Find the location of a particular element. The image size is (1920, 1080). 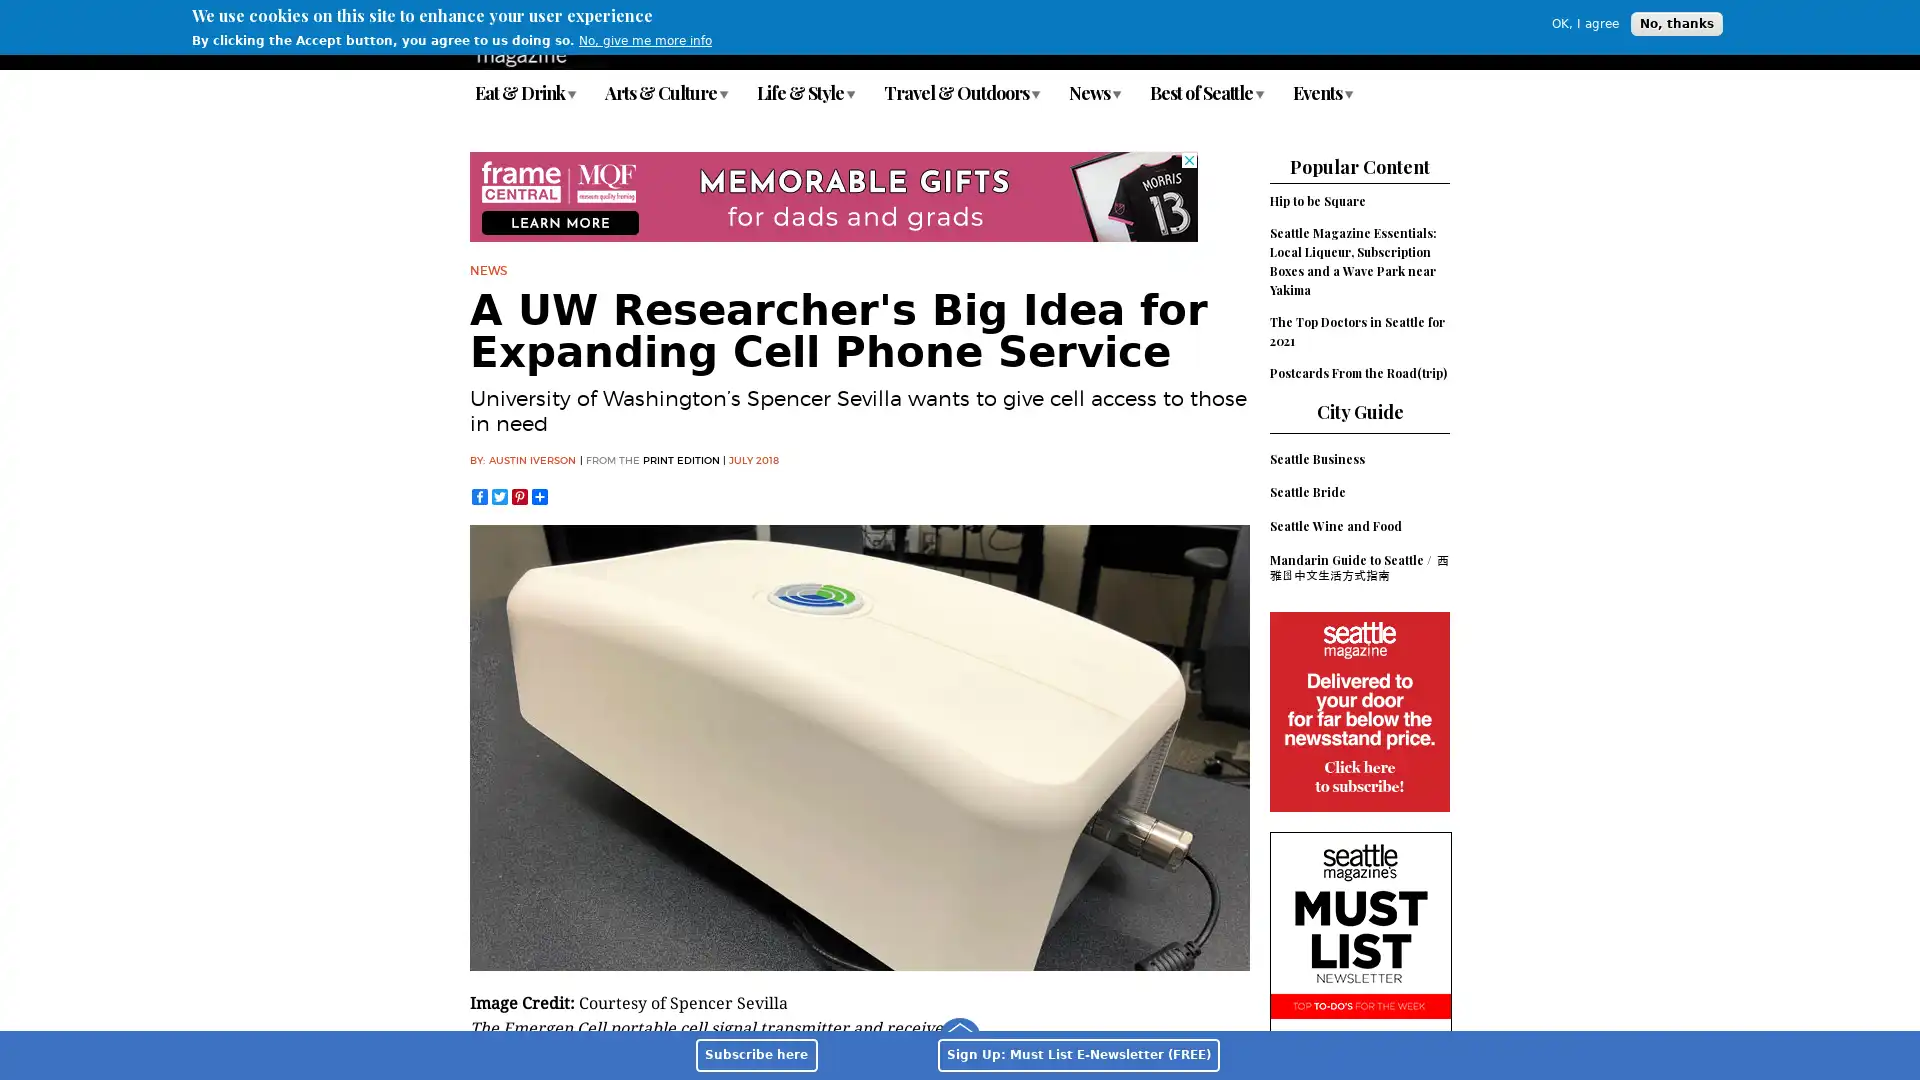

OK, I agree is located at coordinates (1584, 23).